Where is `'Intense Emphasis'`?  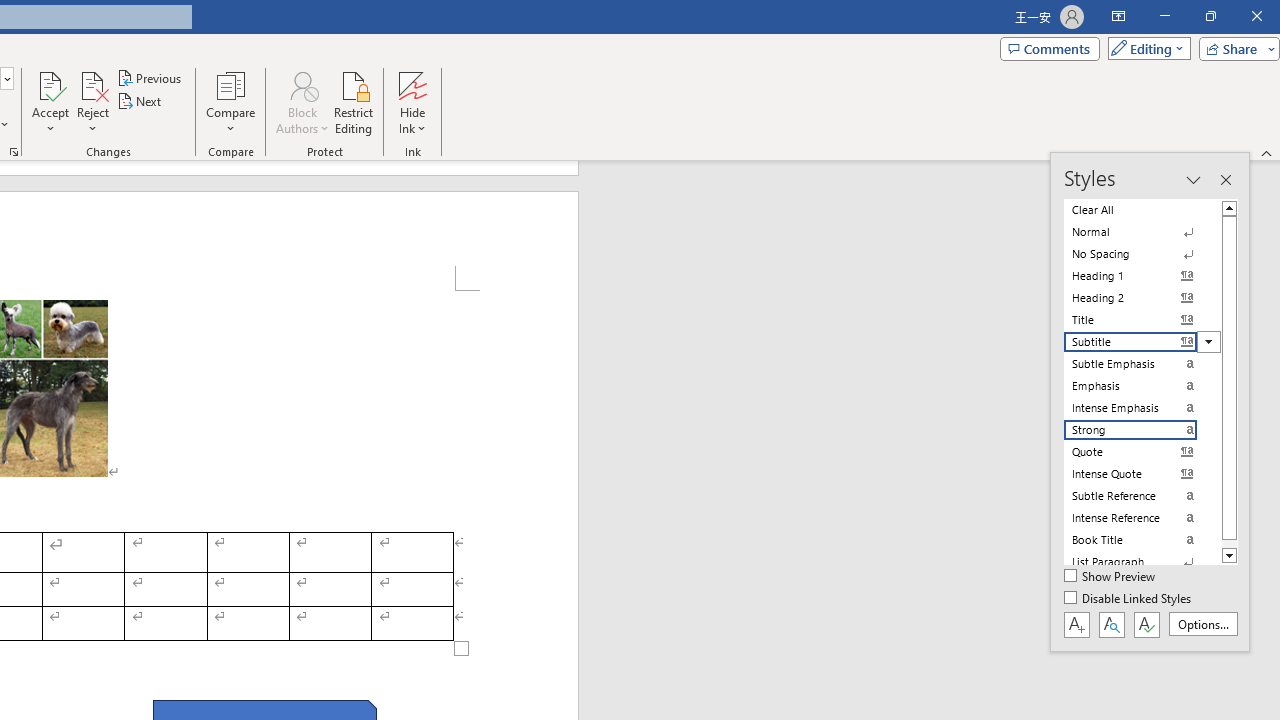 'Intense Emphasis' is located at coordinates (1142, 406).